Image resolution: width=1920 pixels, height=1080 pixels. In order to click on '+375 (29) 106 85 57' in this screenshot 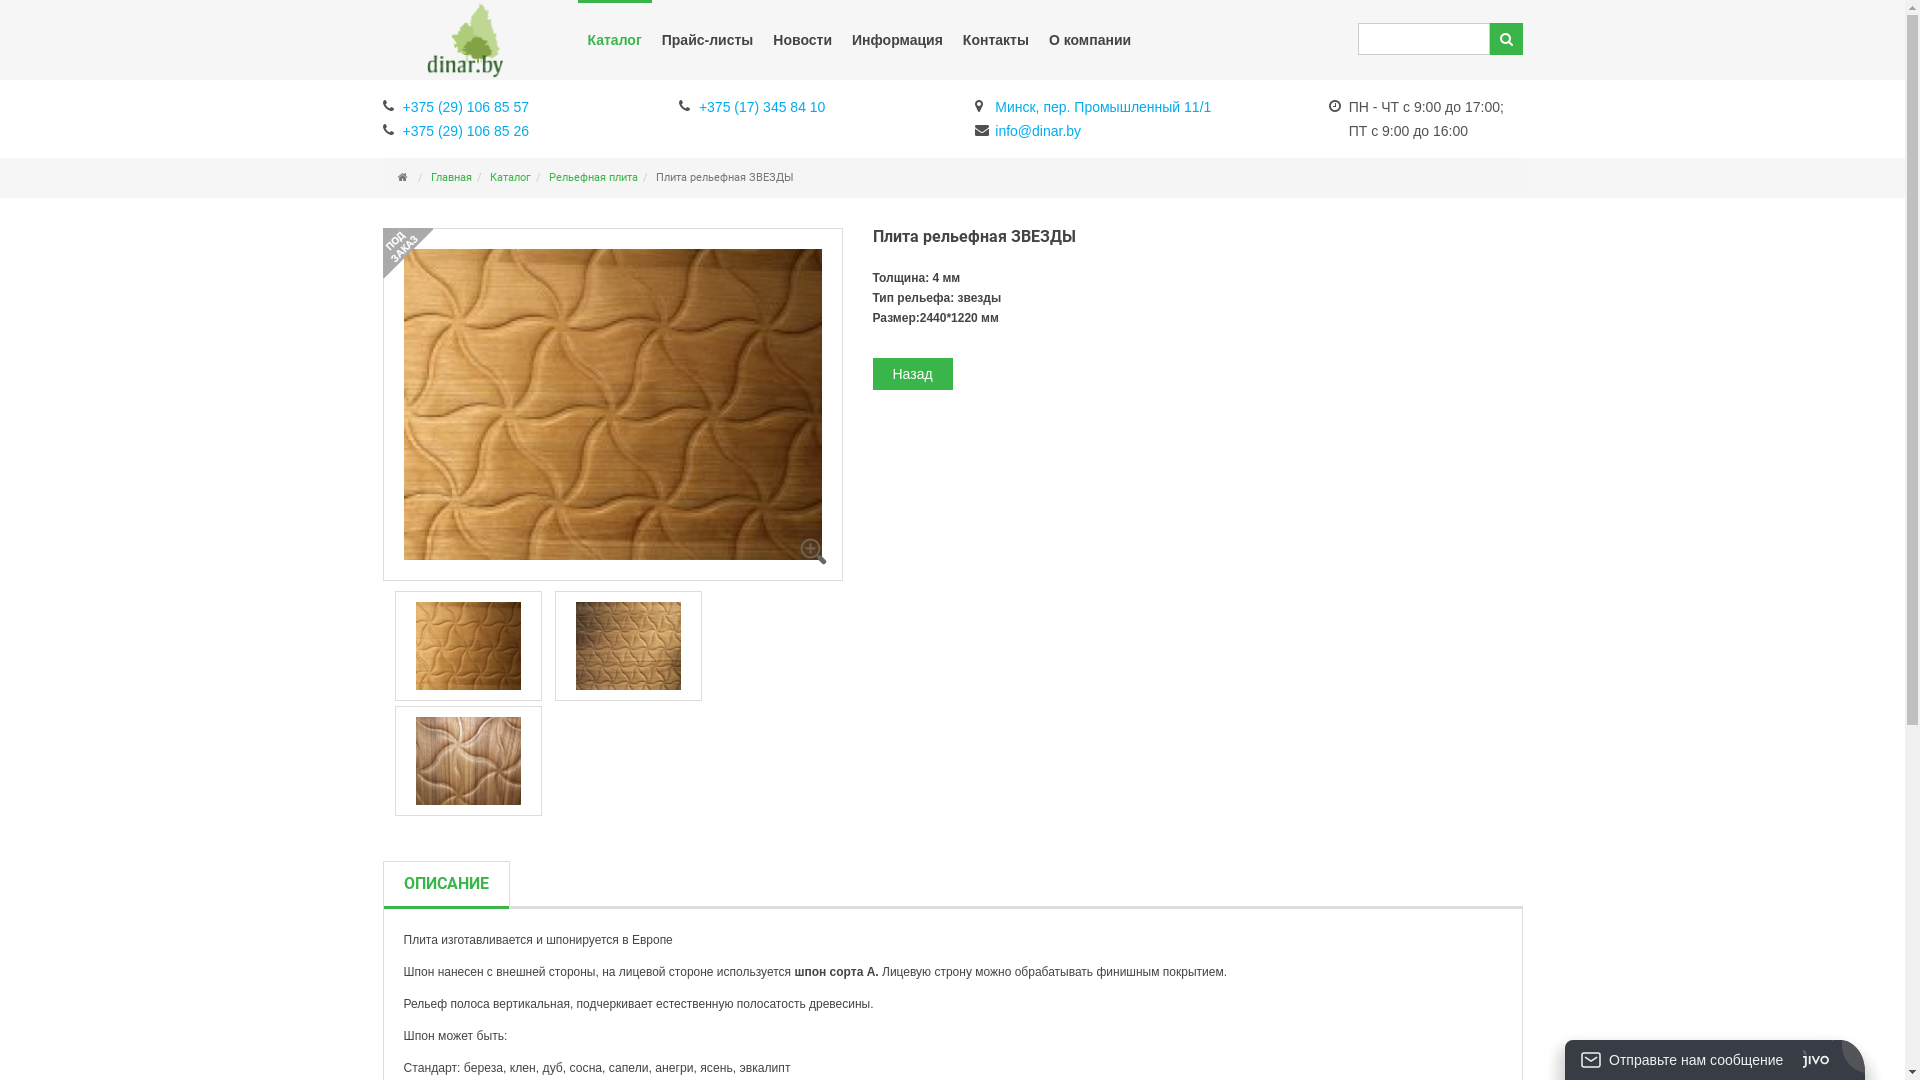, I will do `click(454, 104)`.